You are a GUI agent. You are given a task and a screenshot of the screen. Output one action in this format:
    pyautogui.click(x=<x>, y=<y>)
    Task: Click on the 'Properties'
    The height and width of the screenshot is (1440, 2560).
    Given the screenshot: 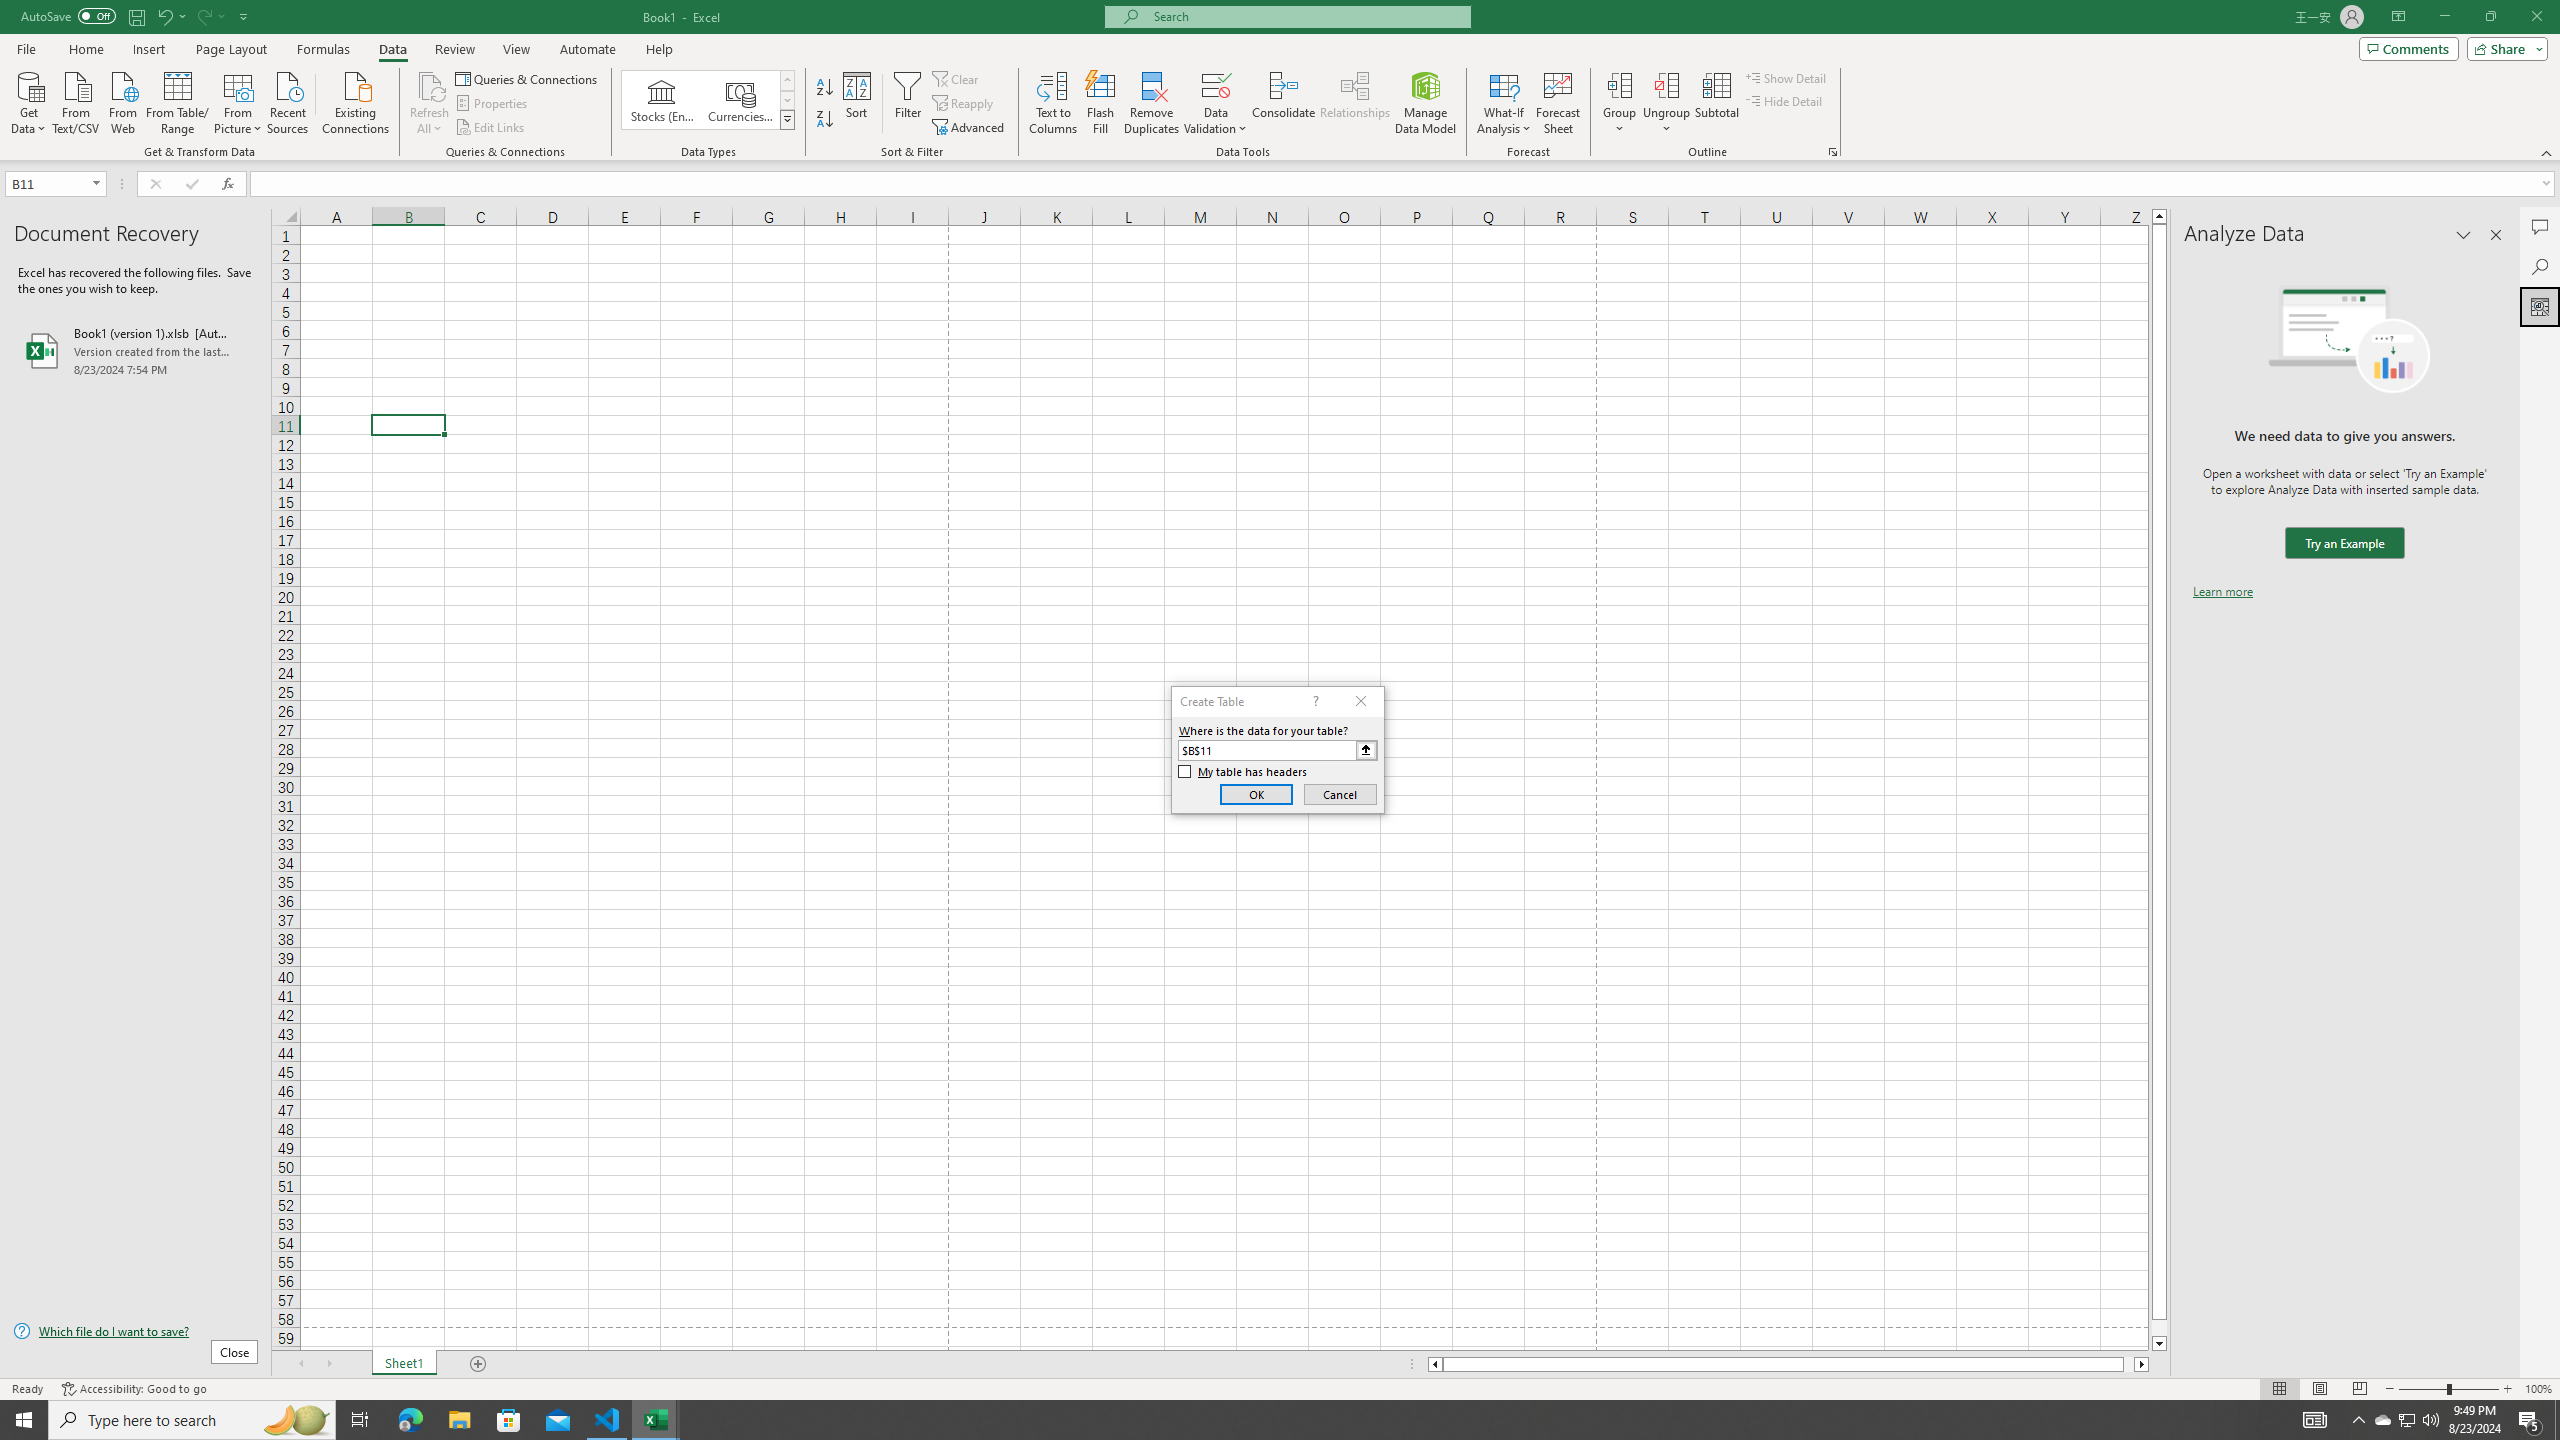 What is the action you would take?
    pyautogui.click(x=493, y=103)
    